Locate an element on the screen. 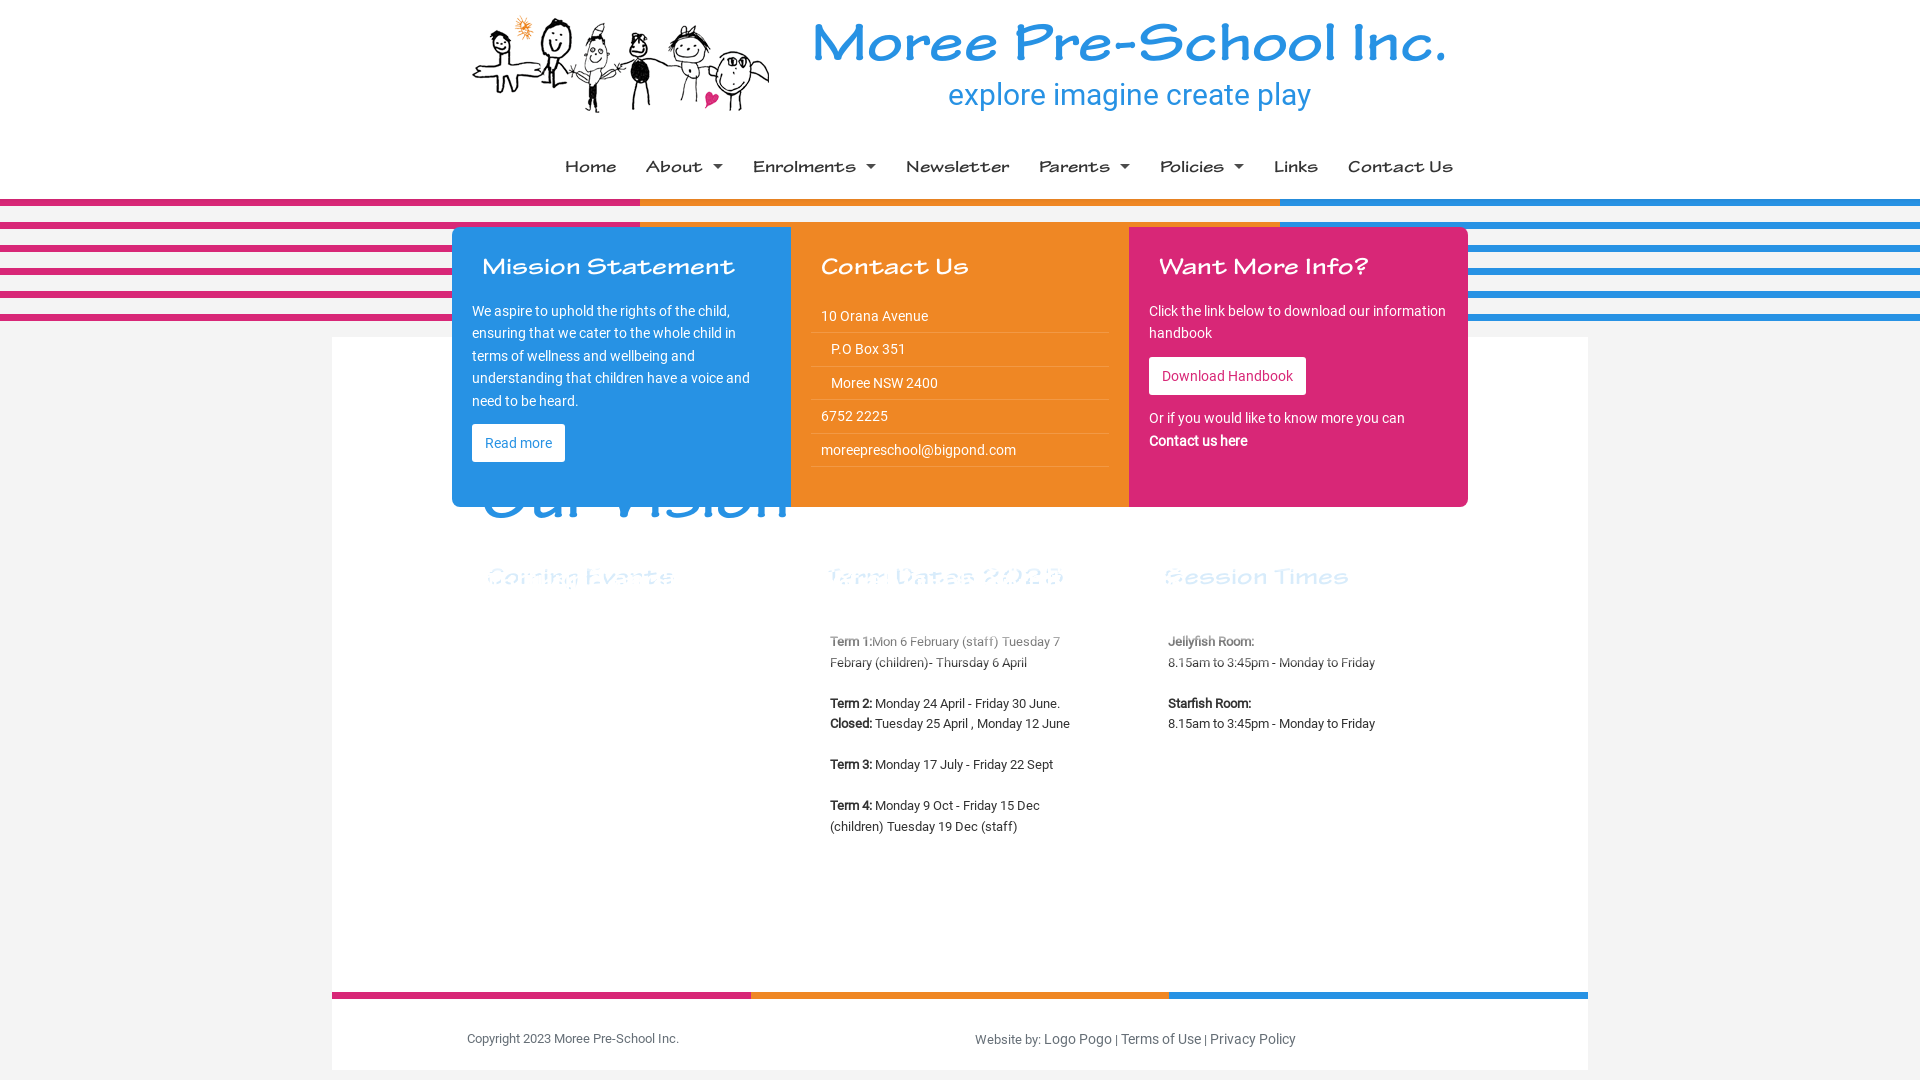 The height and width of the screenshot is (1080, 1920). 'Terms of Use' is located at coordinates (1161, 1037).